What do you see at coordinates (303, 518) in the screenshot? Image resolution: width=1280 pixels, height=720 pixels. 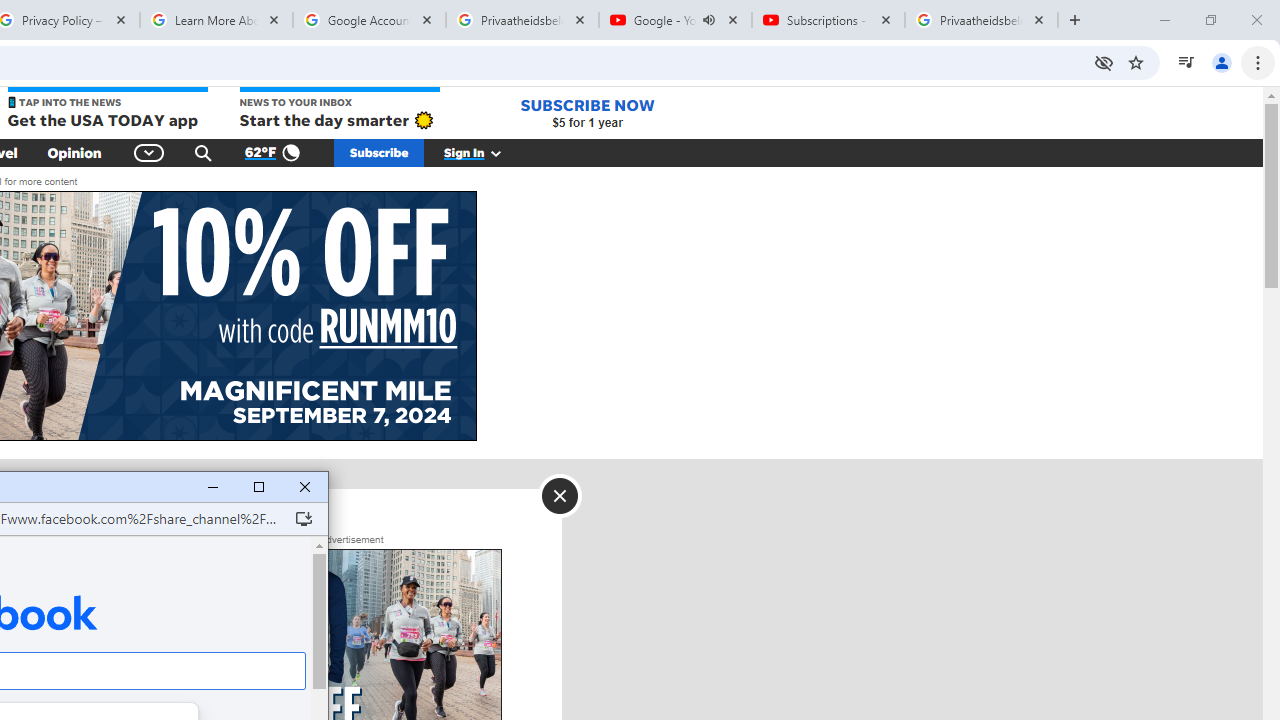 I see `'Install Facebook'` at bounding box center [303, 518].